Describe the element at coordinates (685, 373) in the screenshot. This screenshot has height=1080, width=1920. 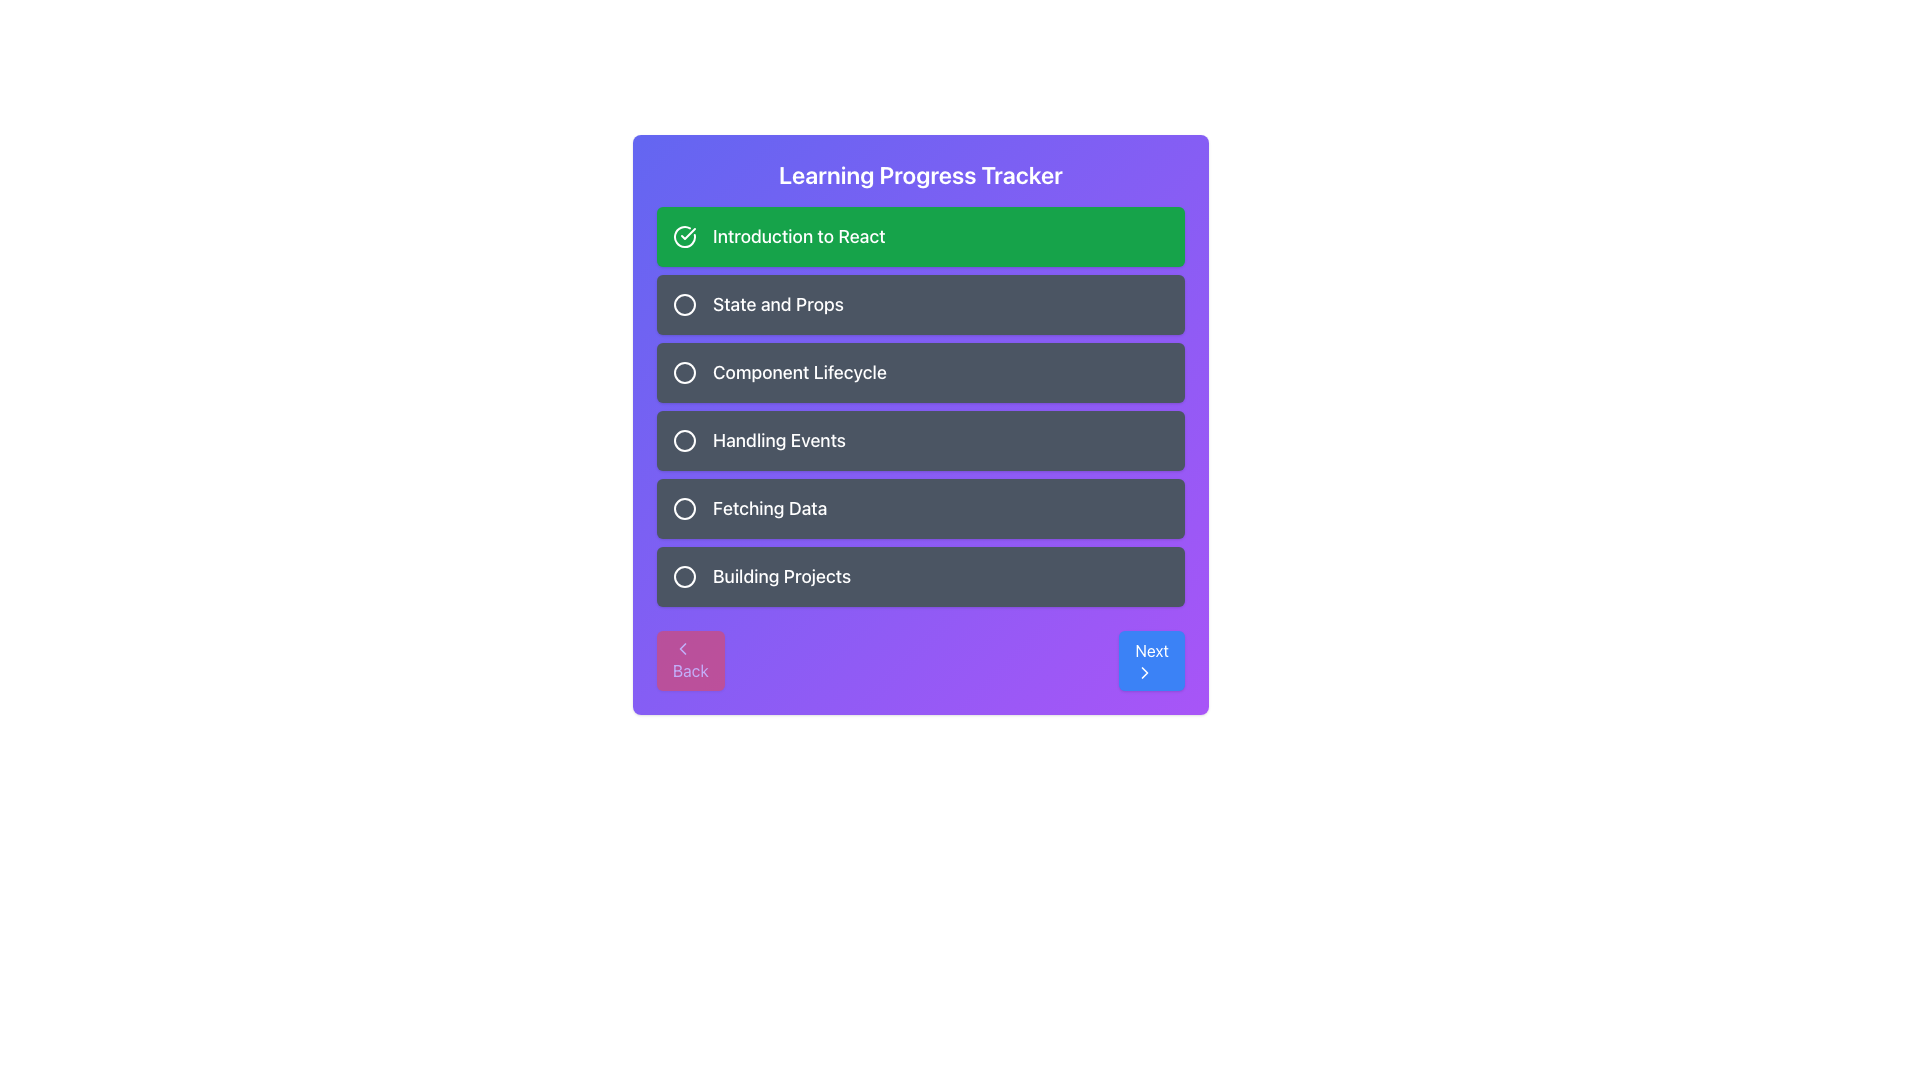
I see `the SVG Circle Icon, which is a white stroked circle with no fill, located to the left of the text 'Component Lifecycle' in the third item of a vertical list` at that location.